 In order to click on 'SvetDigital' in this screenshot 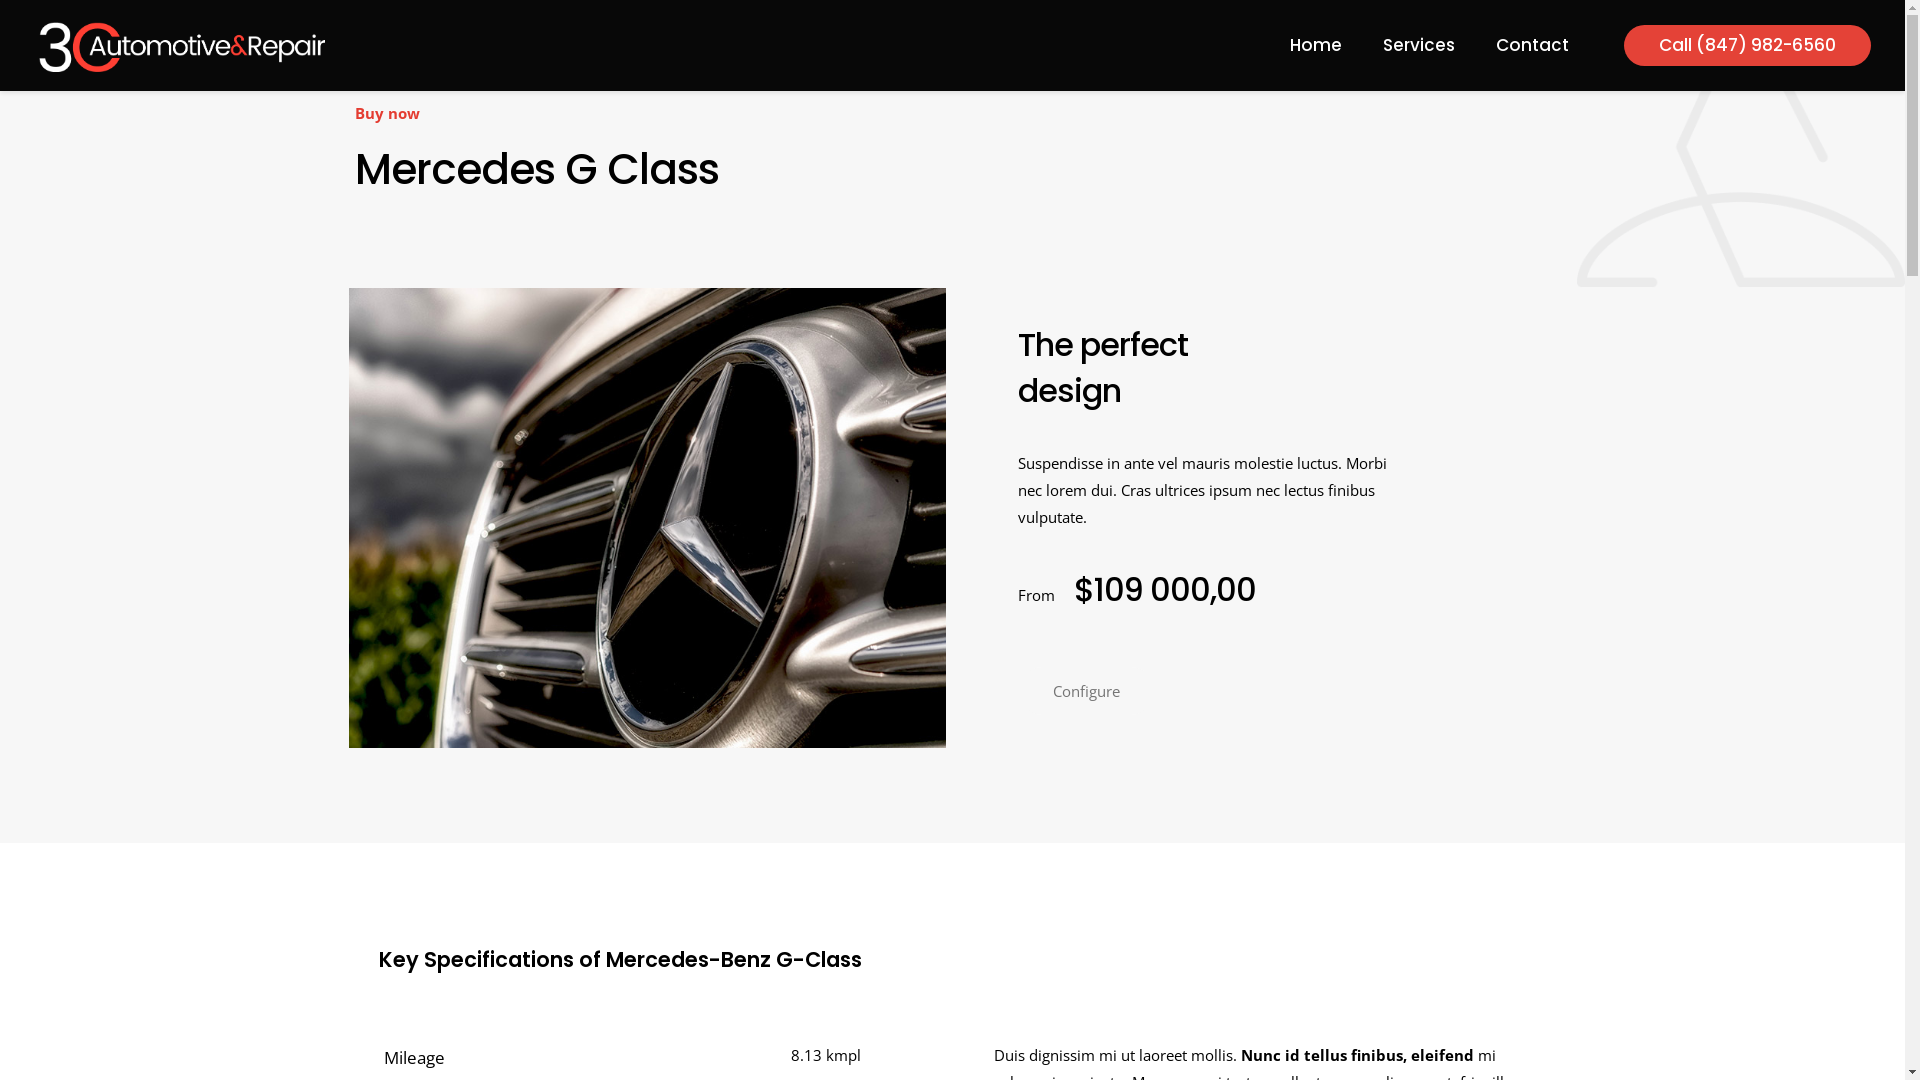, I will do `click(1035, 1039)`.